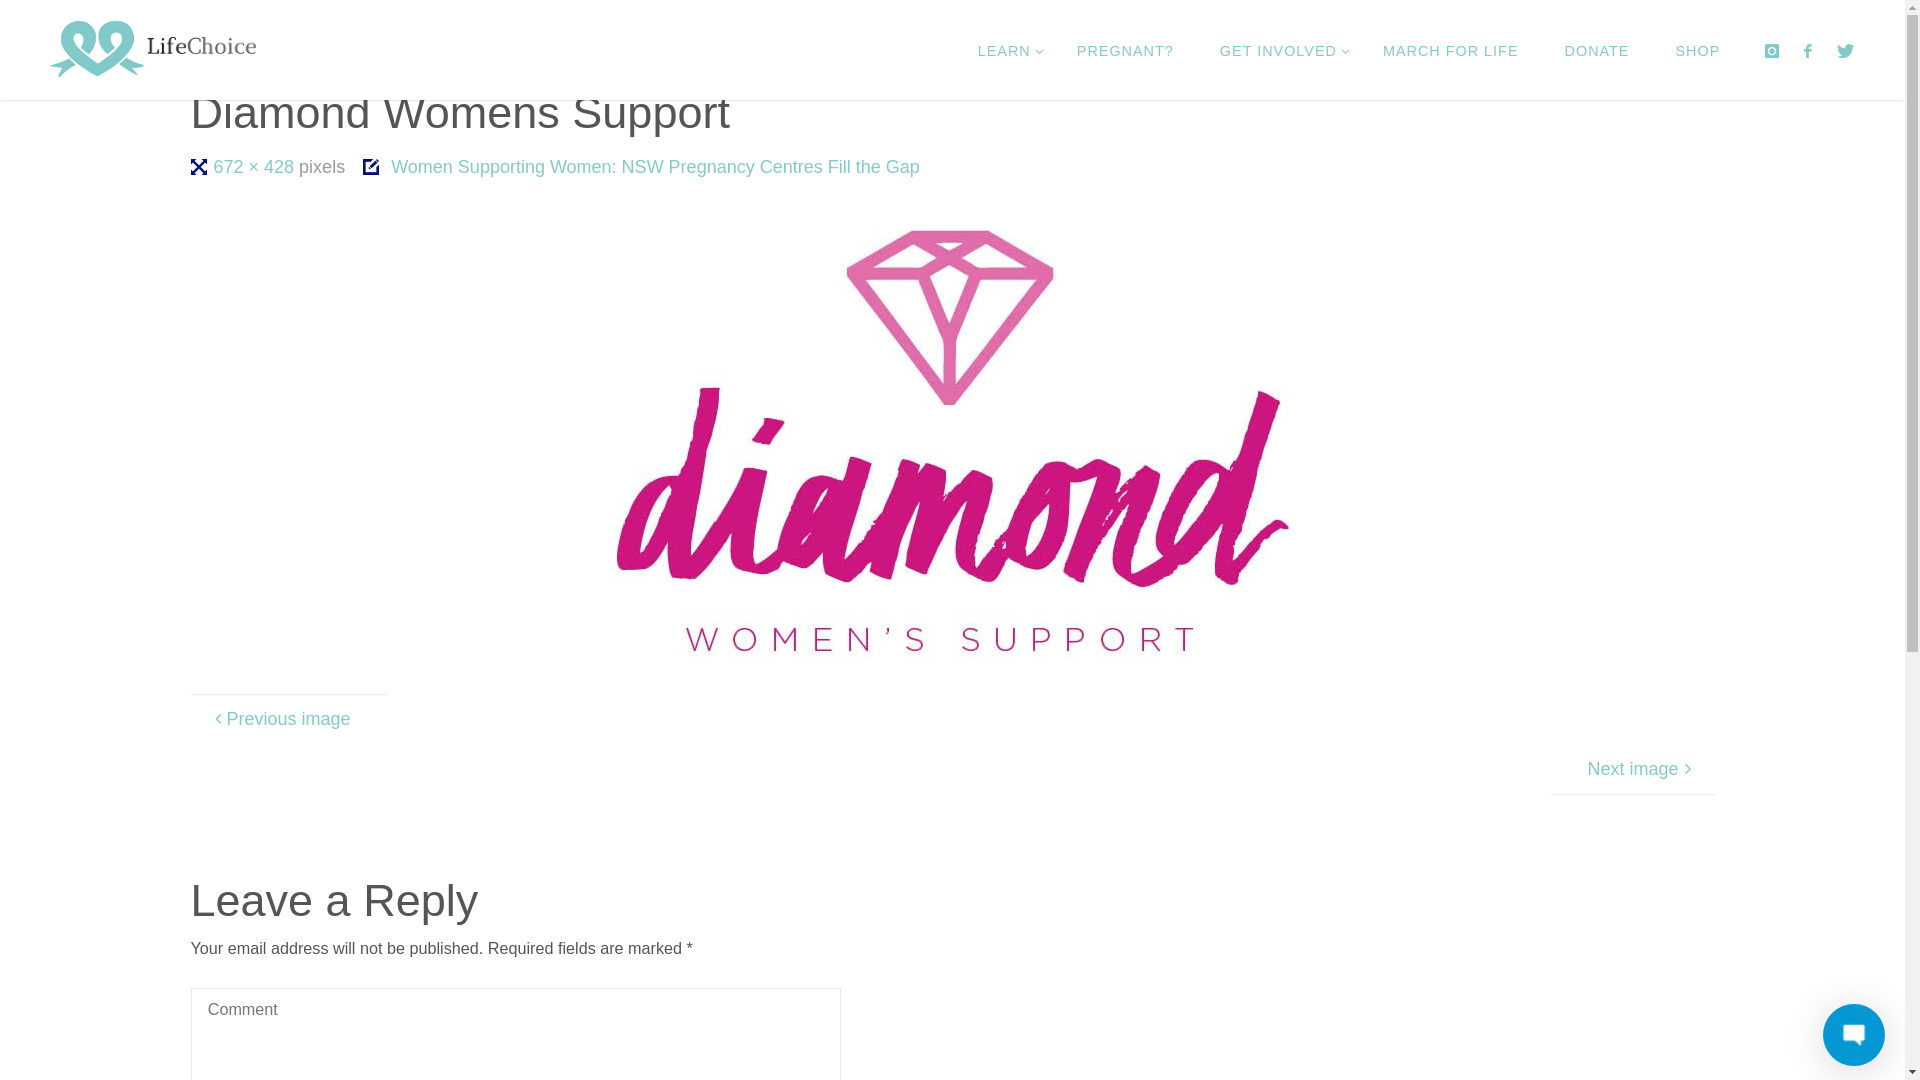  Describe the element at coordinates (1125, 49) in the screenshot. I see `'PREGNANT?'` at that location.